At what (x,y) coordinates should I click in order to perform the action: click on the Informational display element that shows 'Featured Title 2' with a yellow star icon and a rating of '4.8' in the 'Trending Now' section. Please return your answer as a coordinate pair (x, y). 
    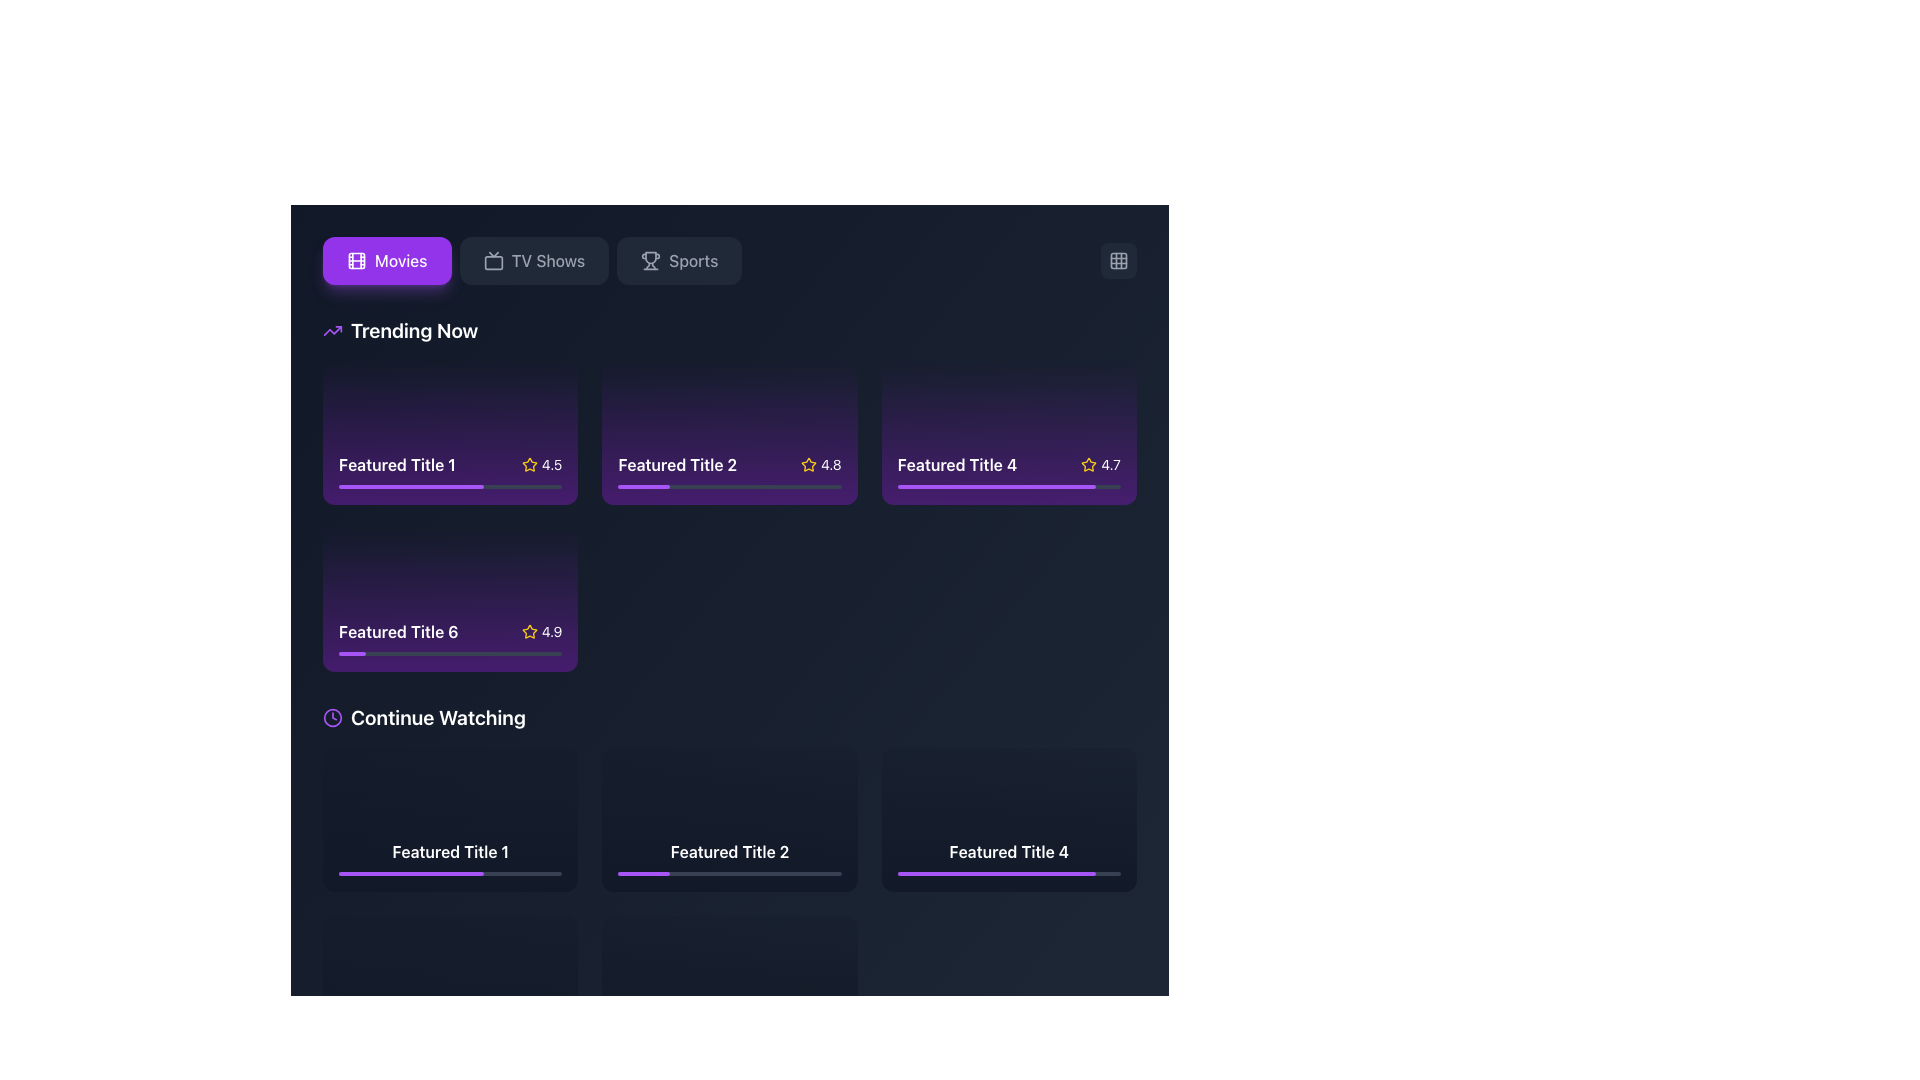
    Looking at the image, I should click on (728, 464).